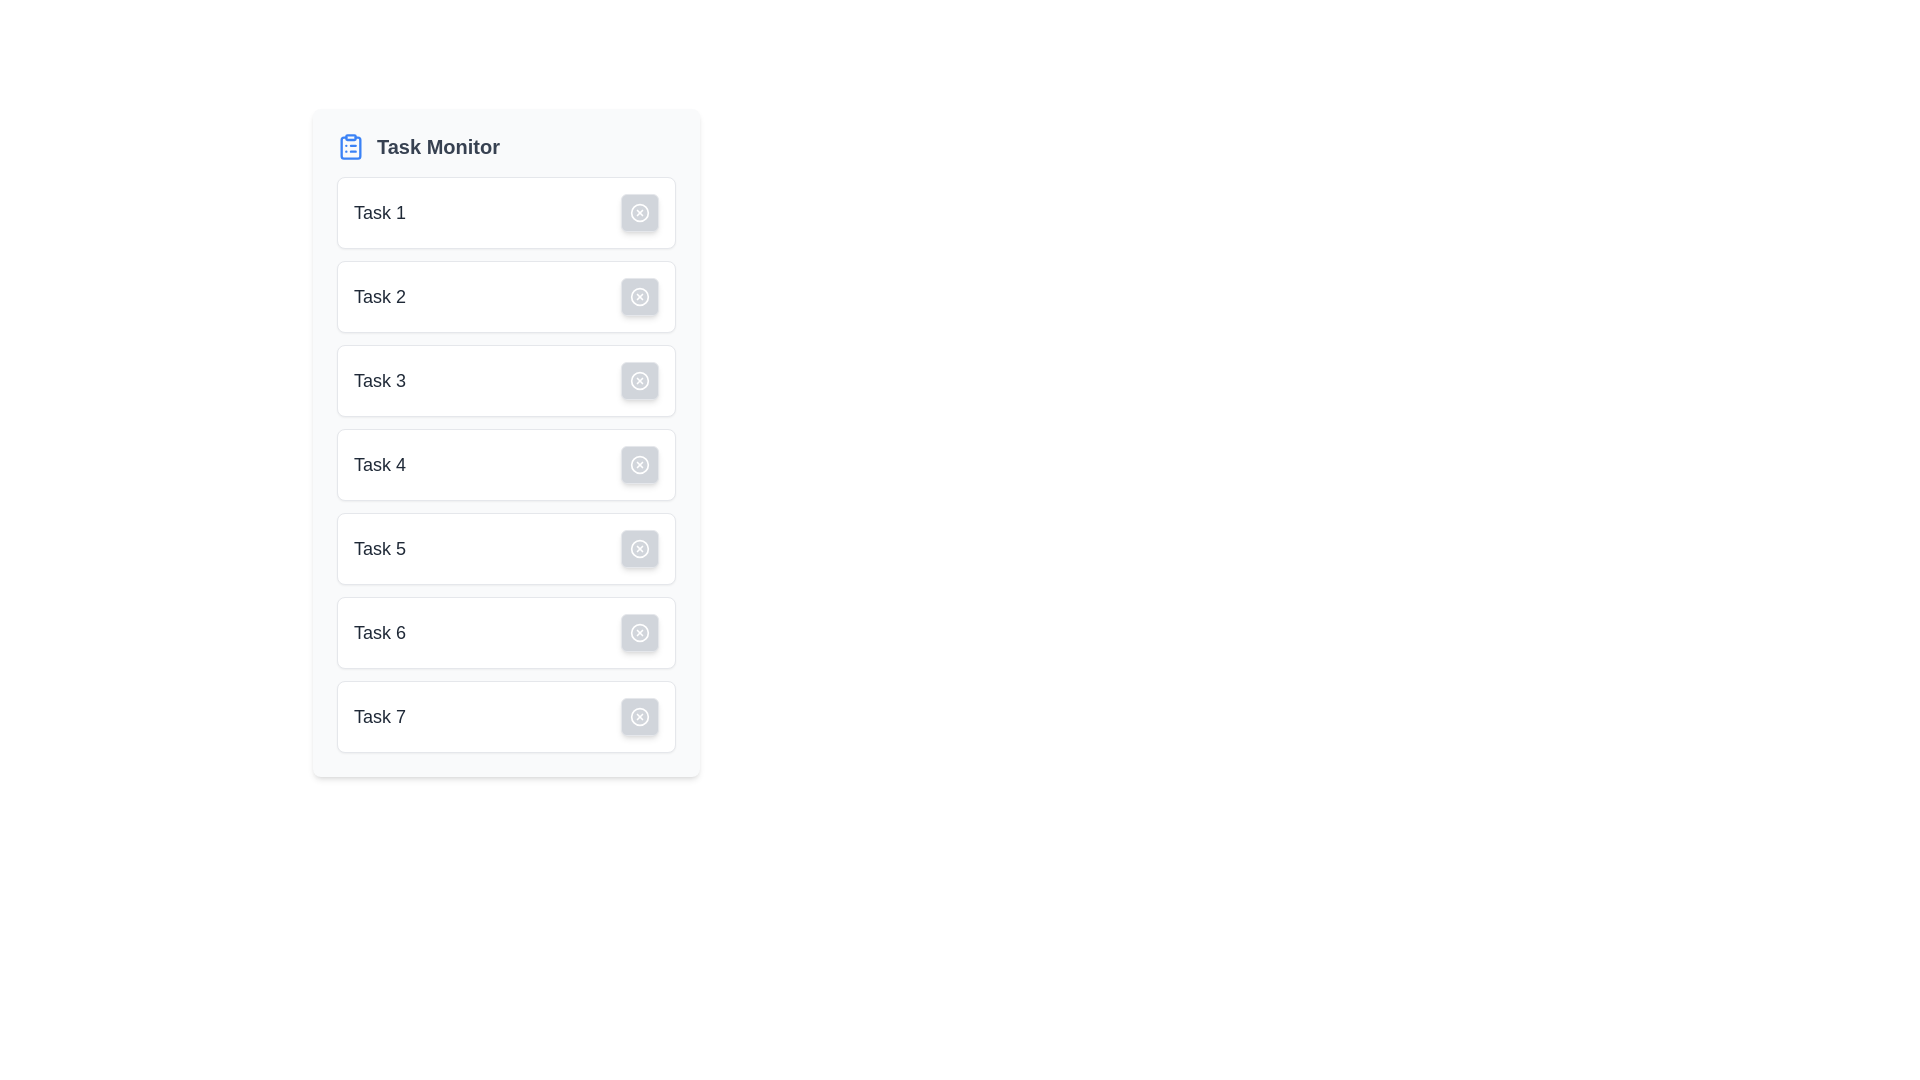 This screenshot has height=1080, width=1920. Describe the element at coordinates (379, 212) in the screenshot. I see `the Text label that displays the name or title of the task` at that location.